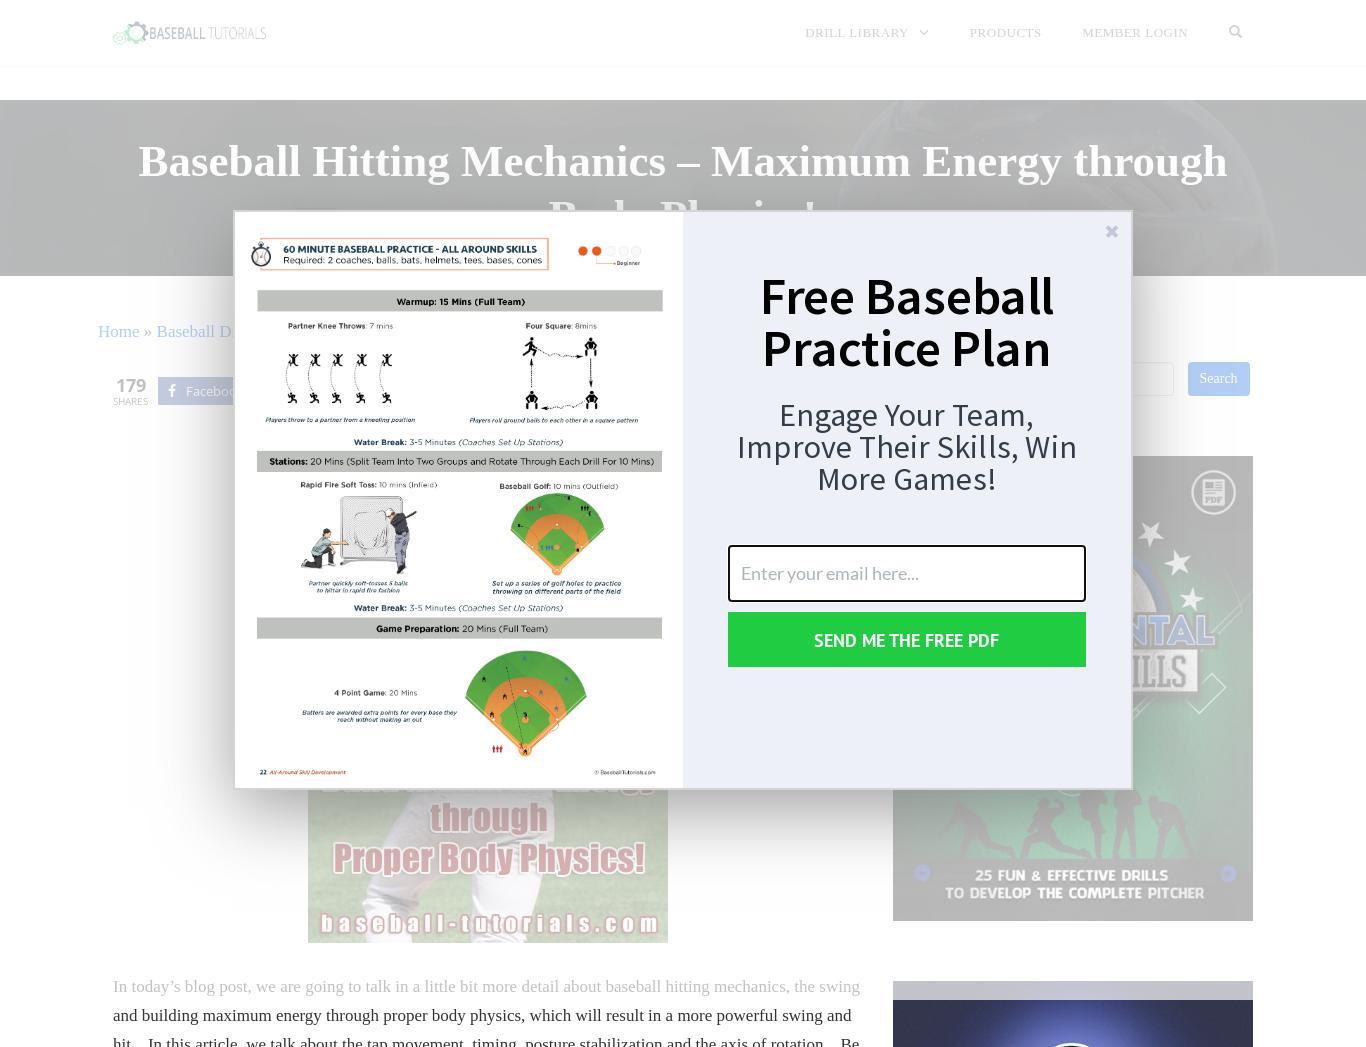 The width and height of the screenshot is (1366, 1047). I want to click on 'Share', so click(490, 389).